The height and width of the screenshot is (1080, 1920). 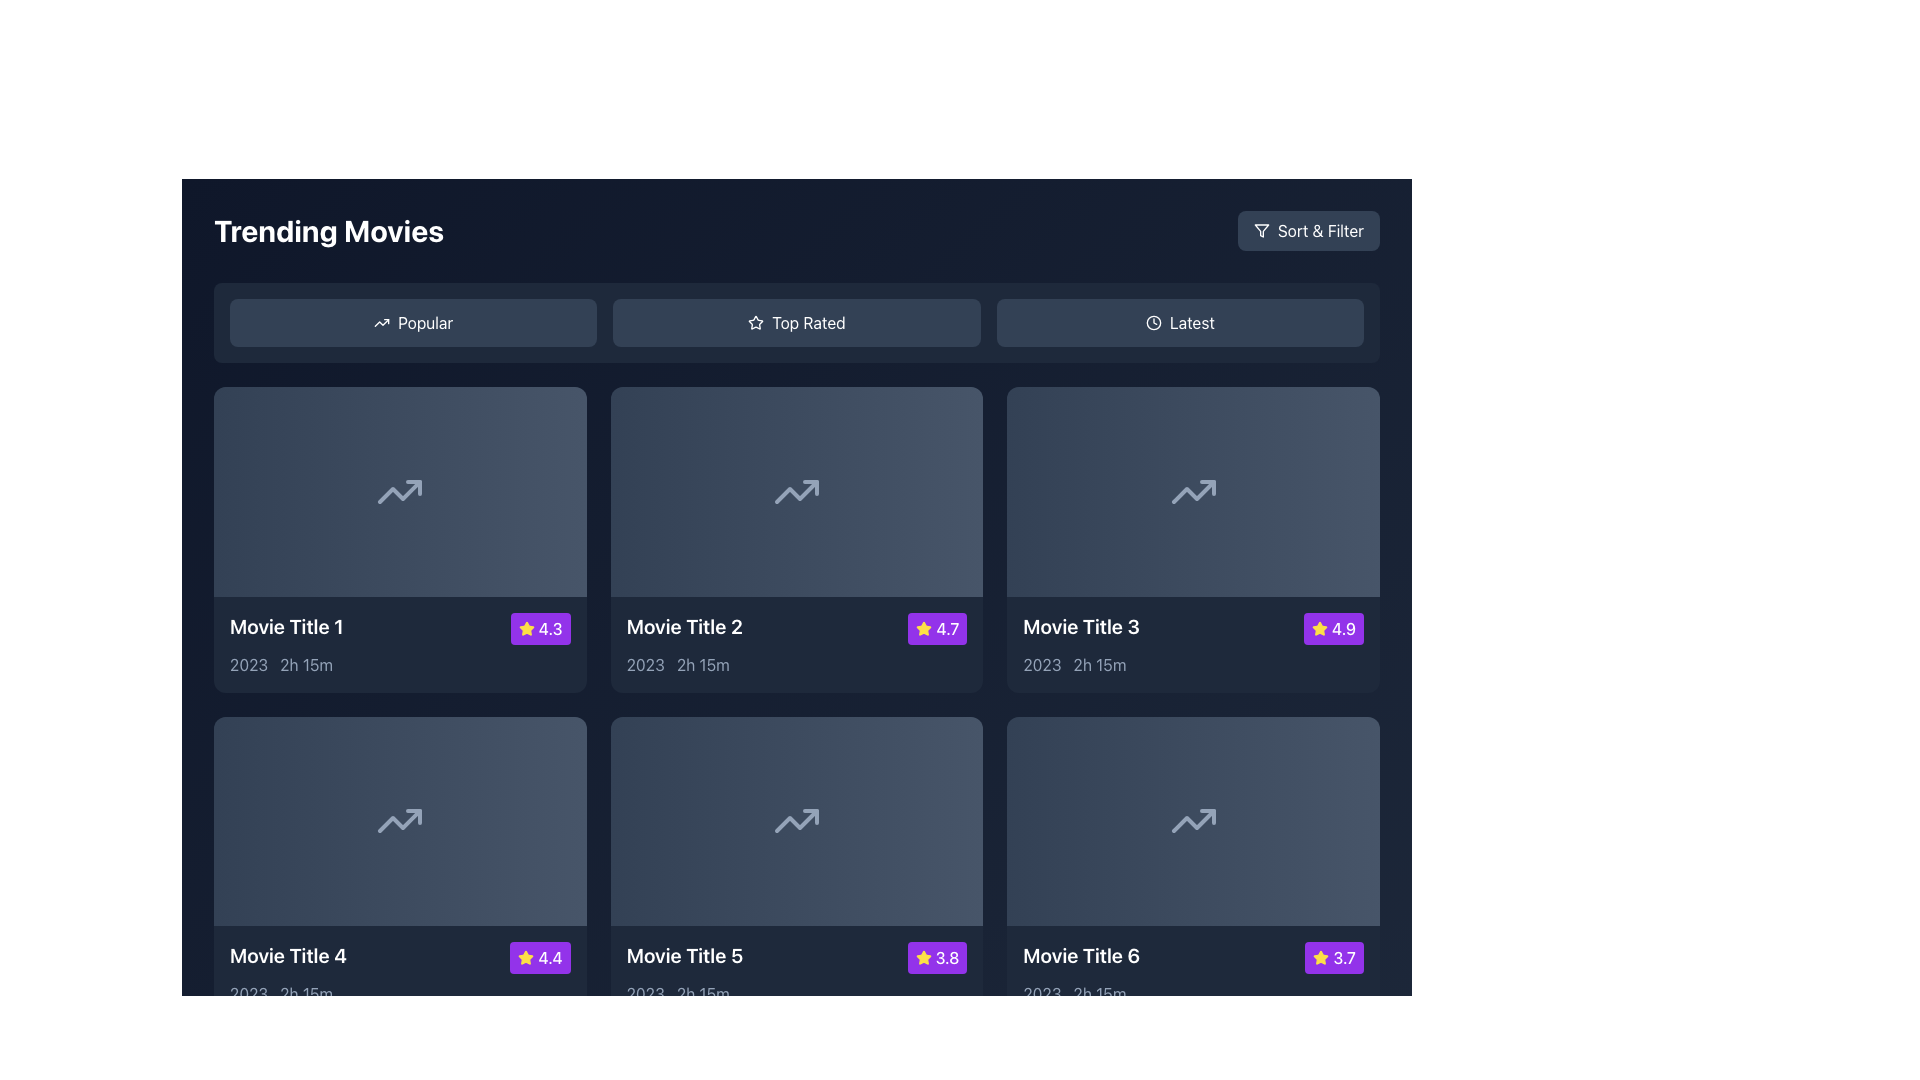 What do you see at coordinates (645, 994) in the screenshot?
I see `year '2023' displayed in a clear, sans-serif font beneath the title 'Movie Title 5' in the movie grid` at bounding box center [645, 994].